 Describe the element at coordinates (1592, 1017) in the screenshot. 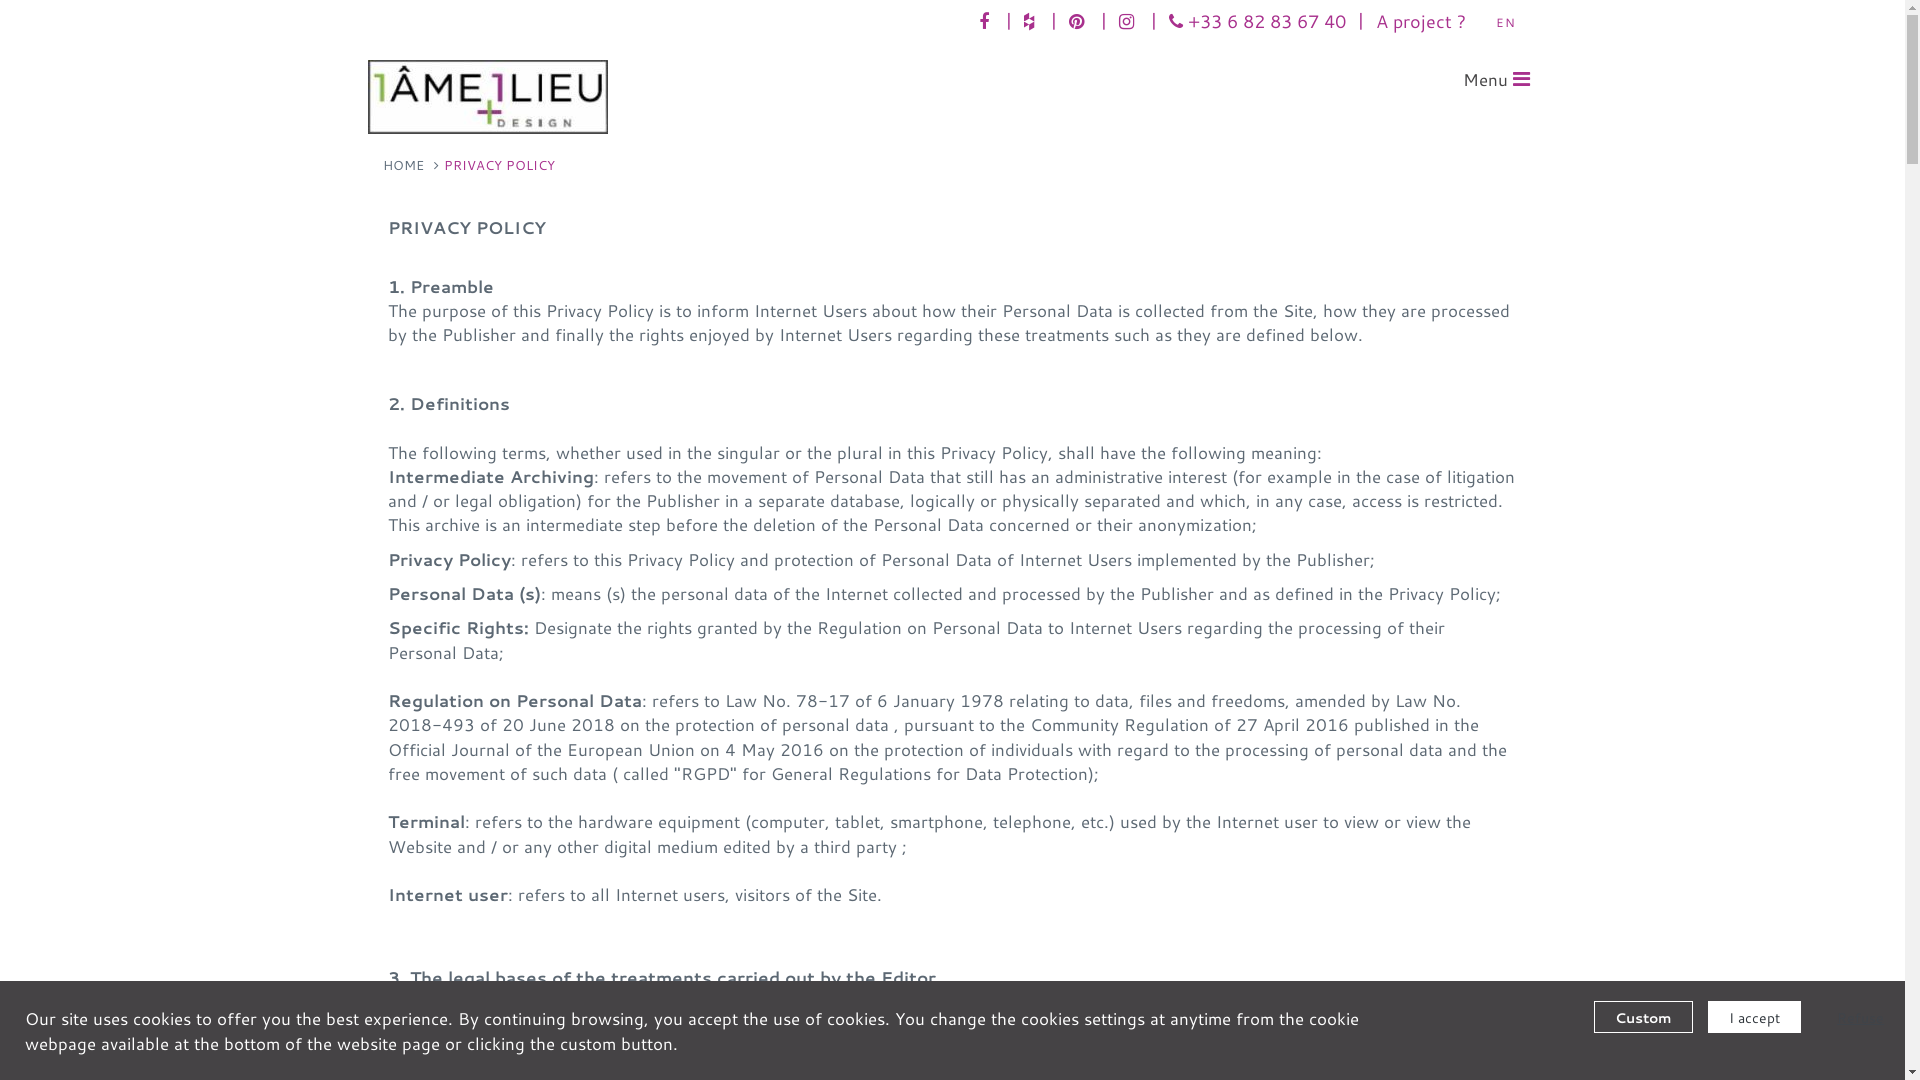

I see `'Custom'` at that location.